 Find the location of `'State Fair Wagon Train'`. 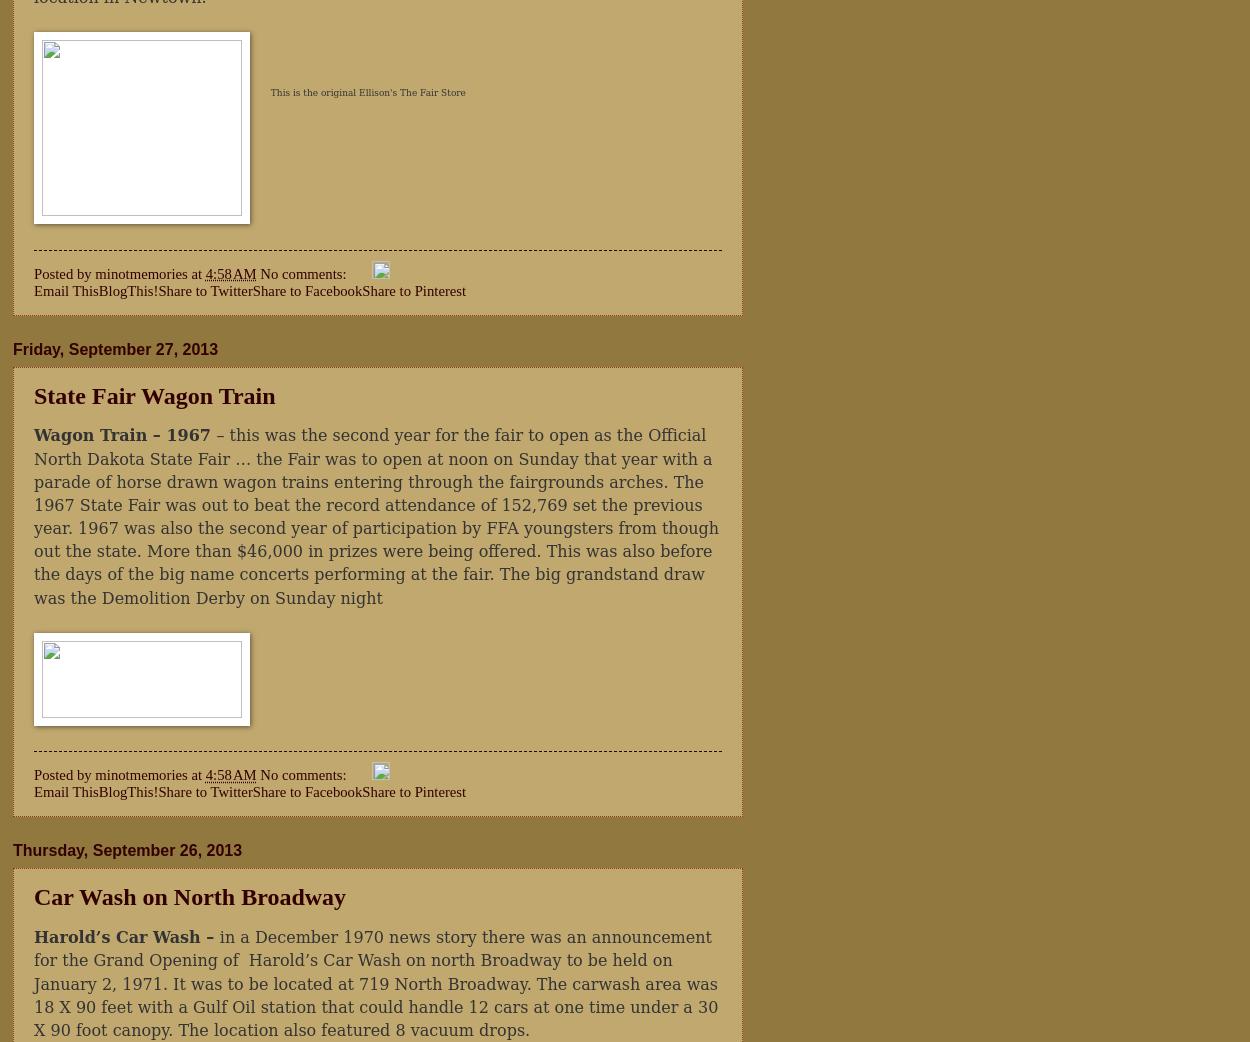

'State Fair Wagon Train' is located at coordinates (34, 394).